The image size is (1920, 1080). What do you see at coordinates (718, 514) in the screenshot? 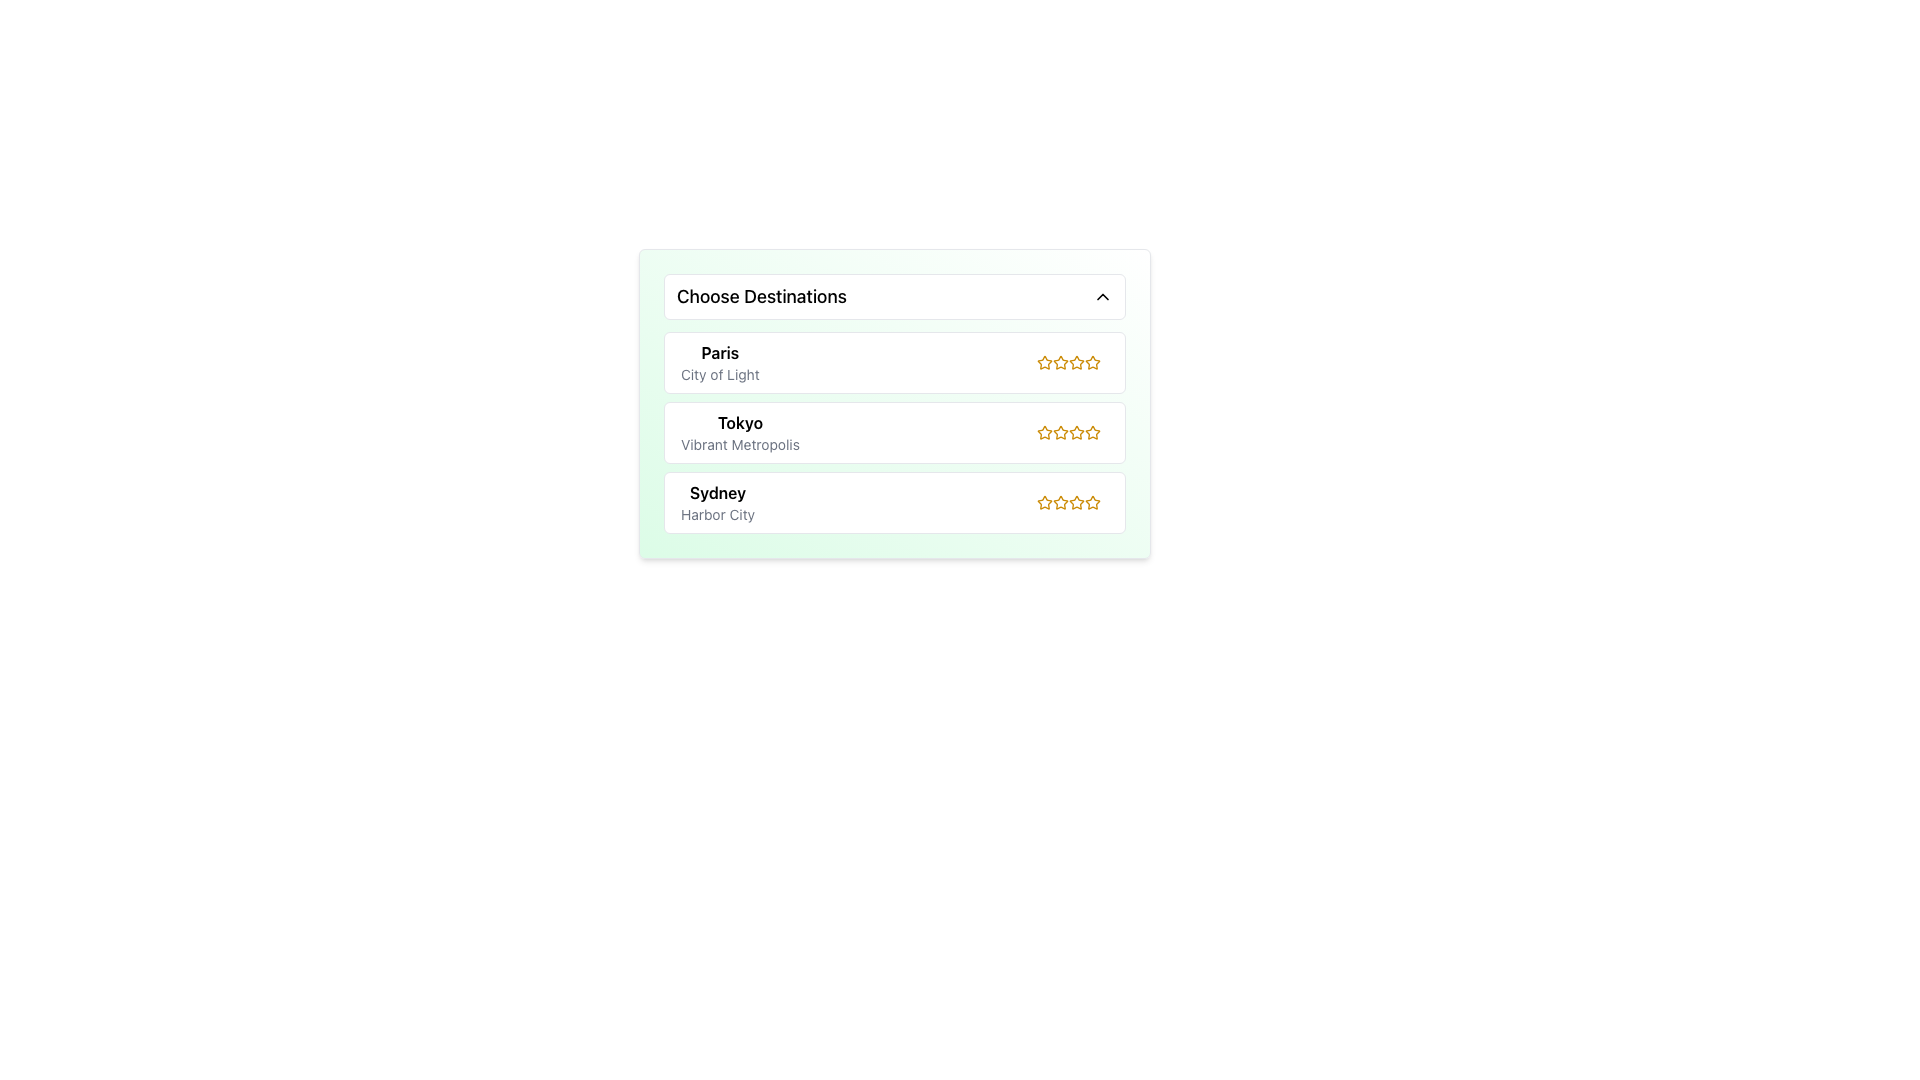
I see `the static text label providing additional context about 'Sydney', which is positioned under the main text 'Sydney' within the destination card` at bounding box center [718, 514].